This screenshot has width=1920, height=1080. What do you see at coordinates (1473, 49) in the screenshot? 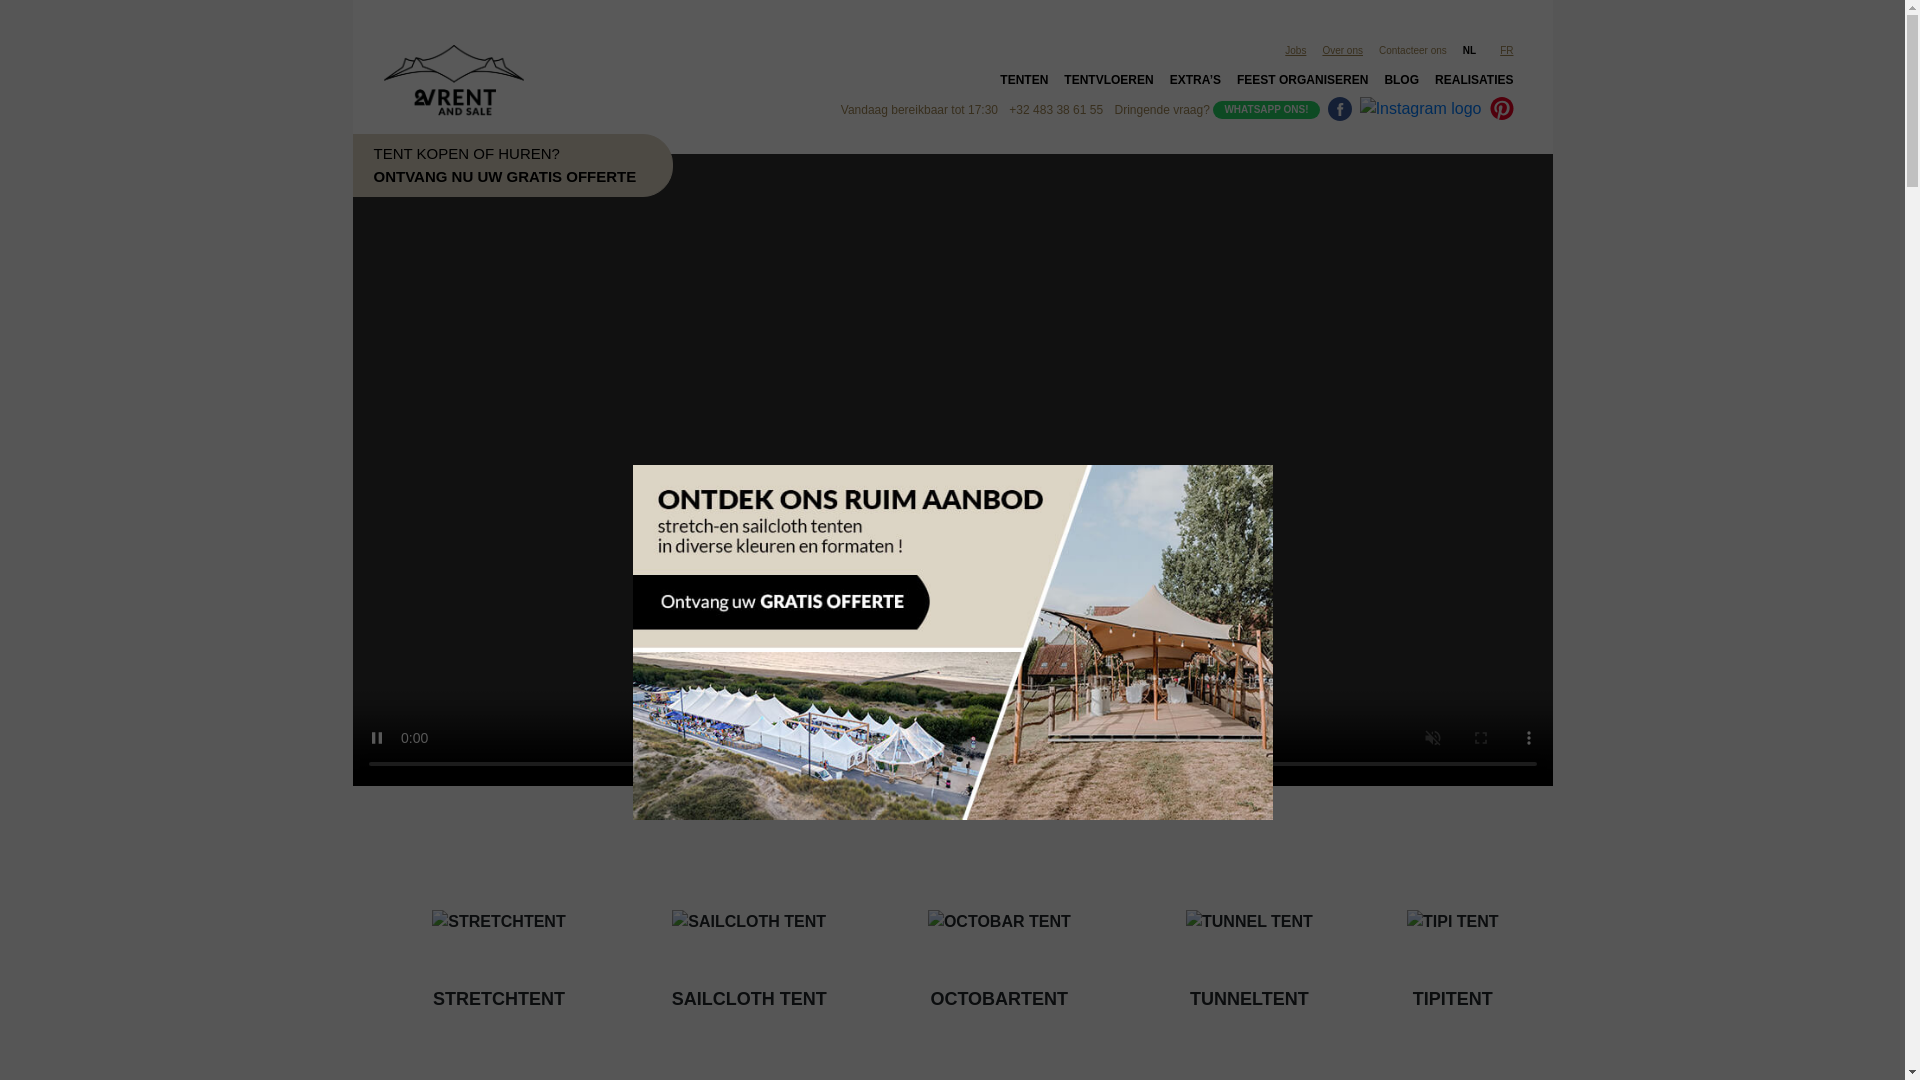
I see `'NL'` at bounding box center [1473, 49].